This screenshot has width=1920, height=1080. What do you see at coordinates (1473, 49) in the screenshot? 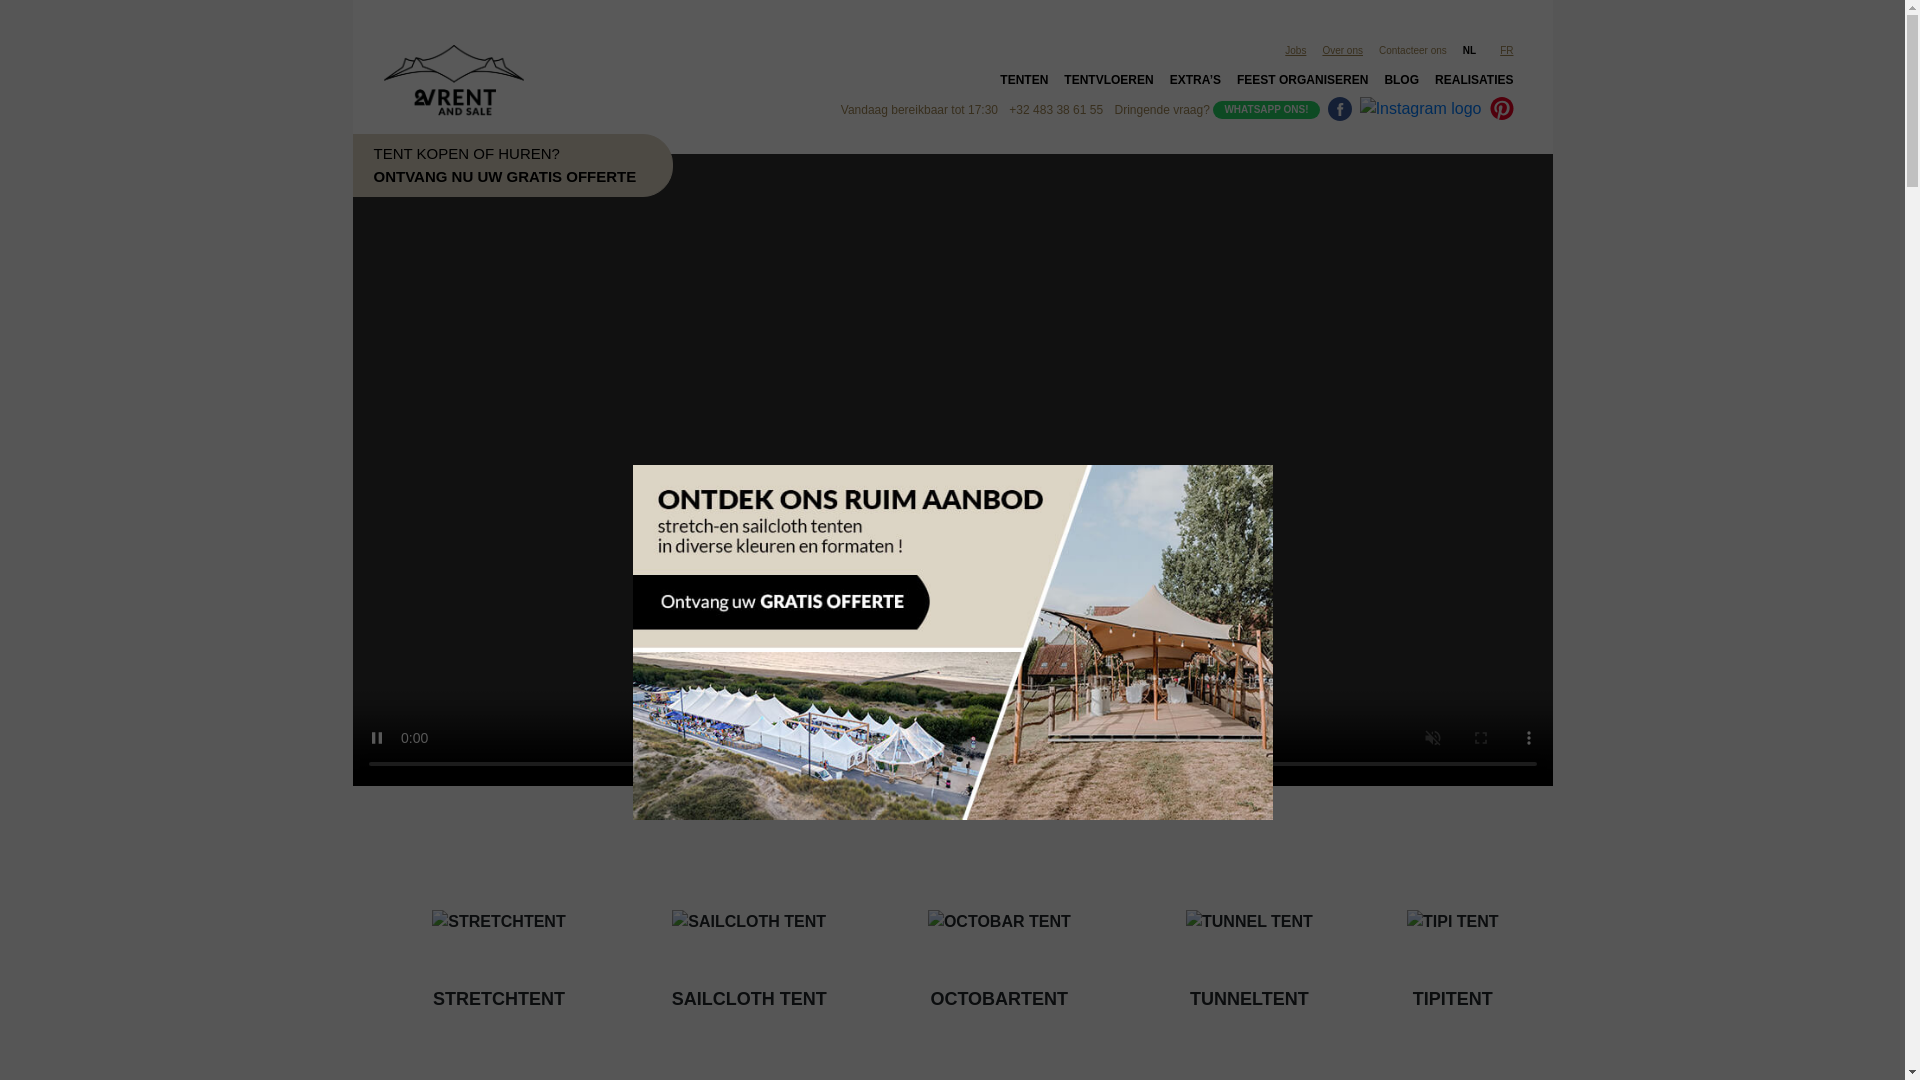
I see `'NL'` at bounding box center [1473, 49].